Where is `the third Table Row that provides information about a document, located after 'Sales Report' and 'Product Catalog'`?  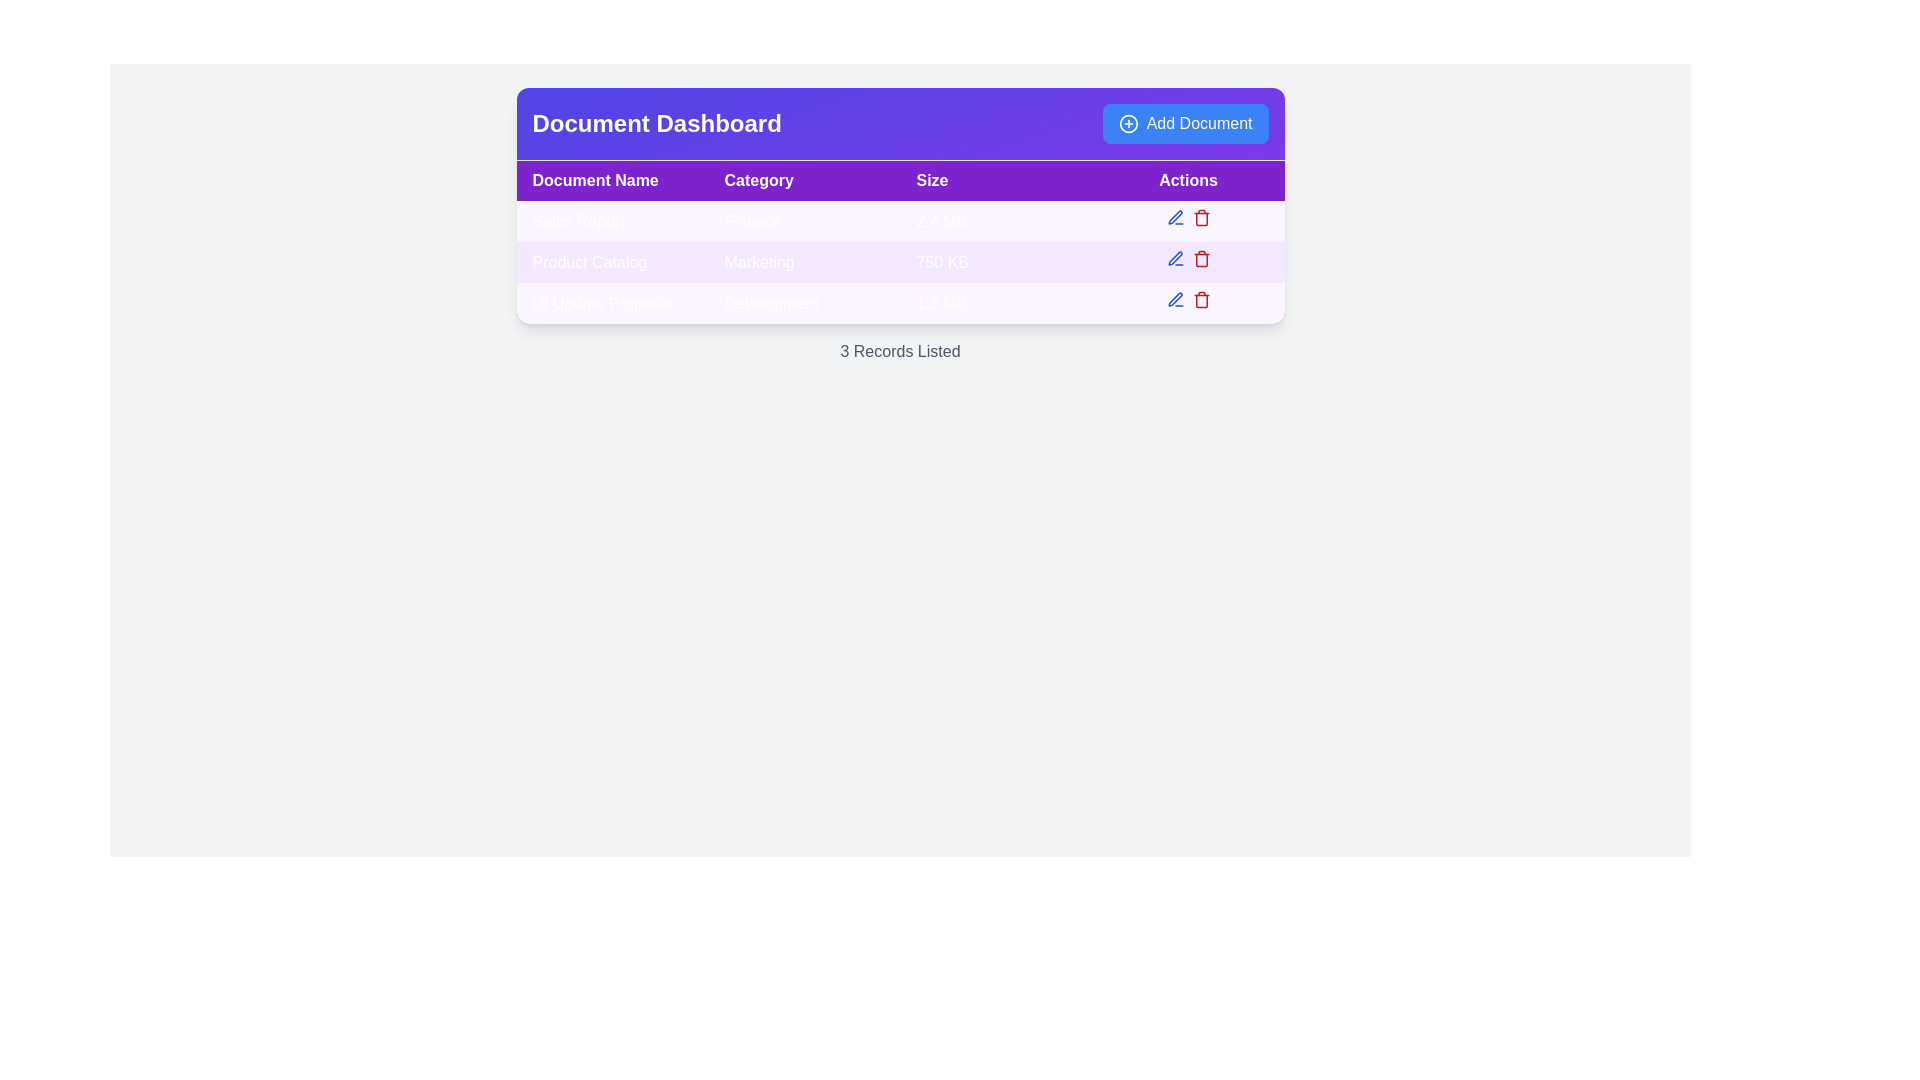 the third Table Row that provides information about a document, located after 'Sales Report' and 'Product Catalog' is located at coordinates (899, 303).